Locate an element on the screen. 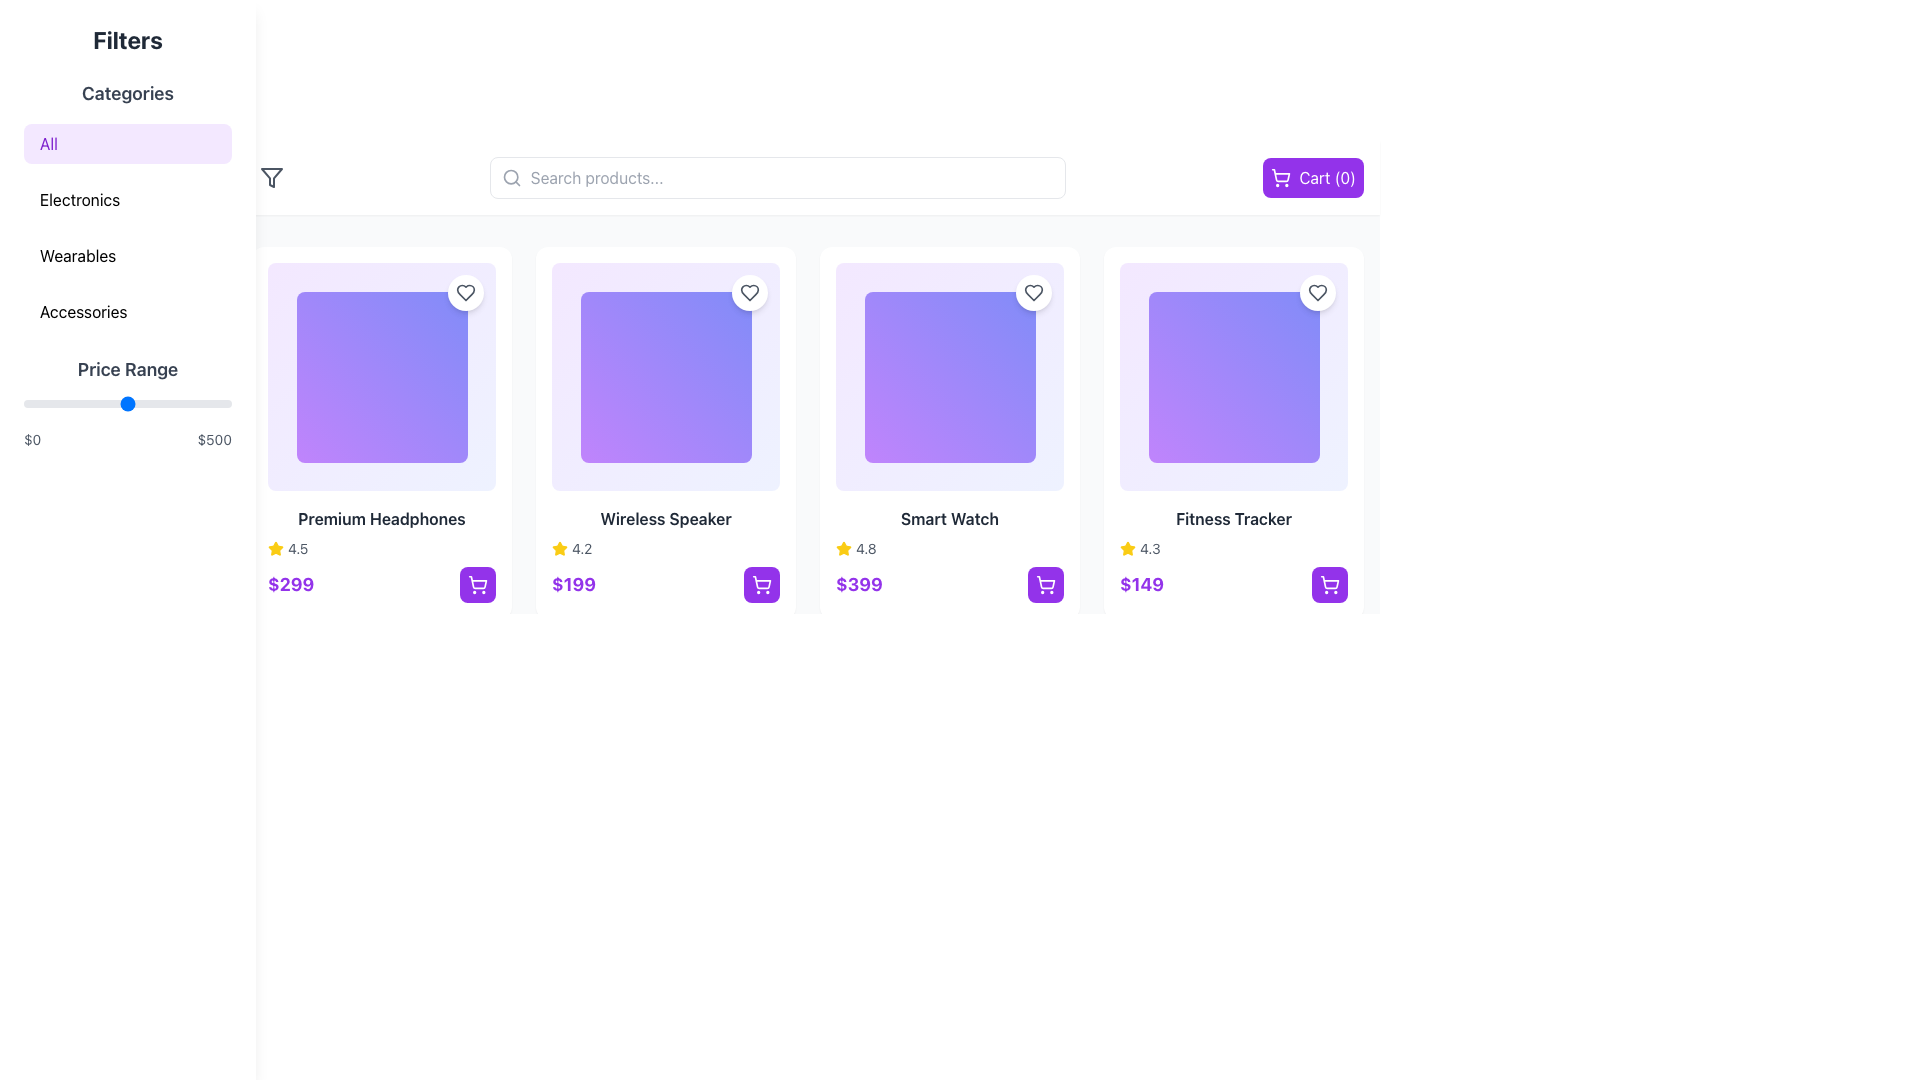 The width and height of the screenshot is (1920, 1080). the price range slider is located at coordinates (108, 404).